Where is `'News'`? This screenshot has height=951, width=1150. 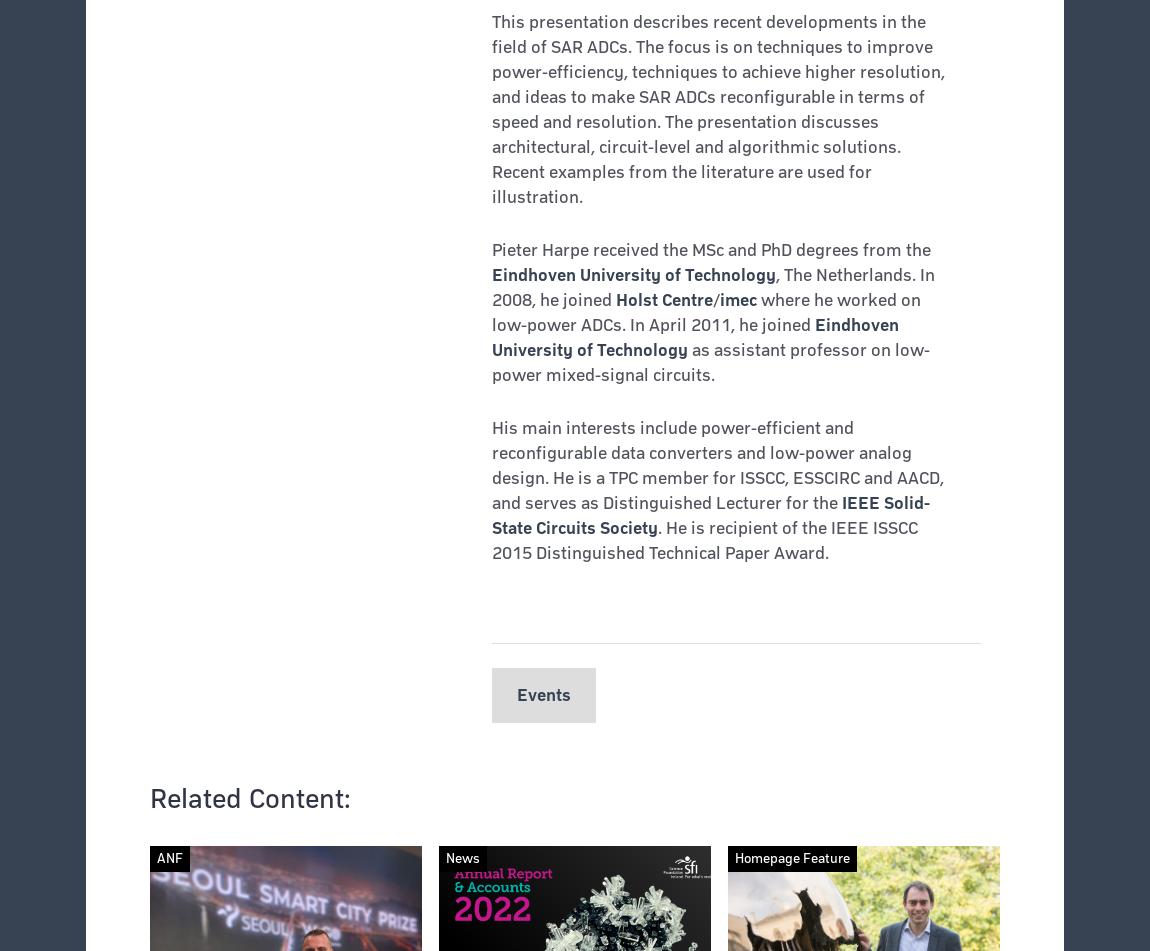 'News' is located at coordinates (461, 857).